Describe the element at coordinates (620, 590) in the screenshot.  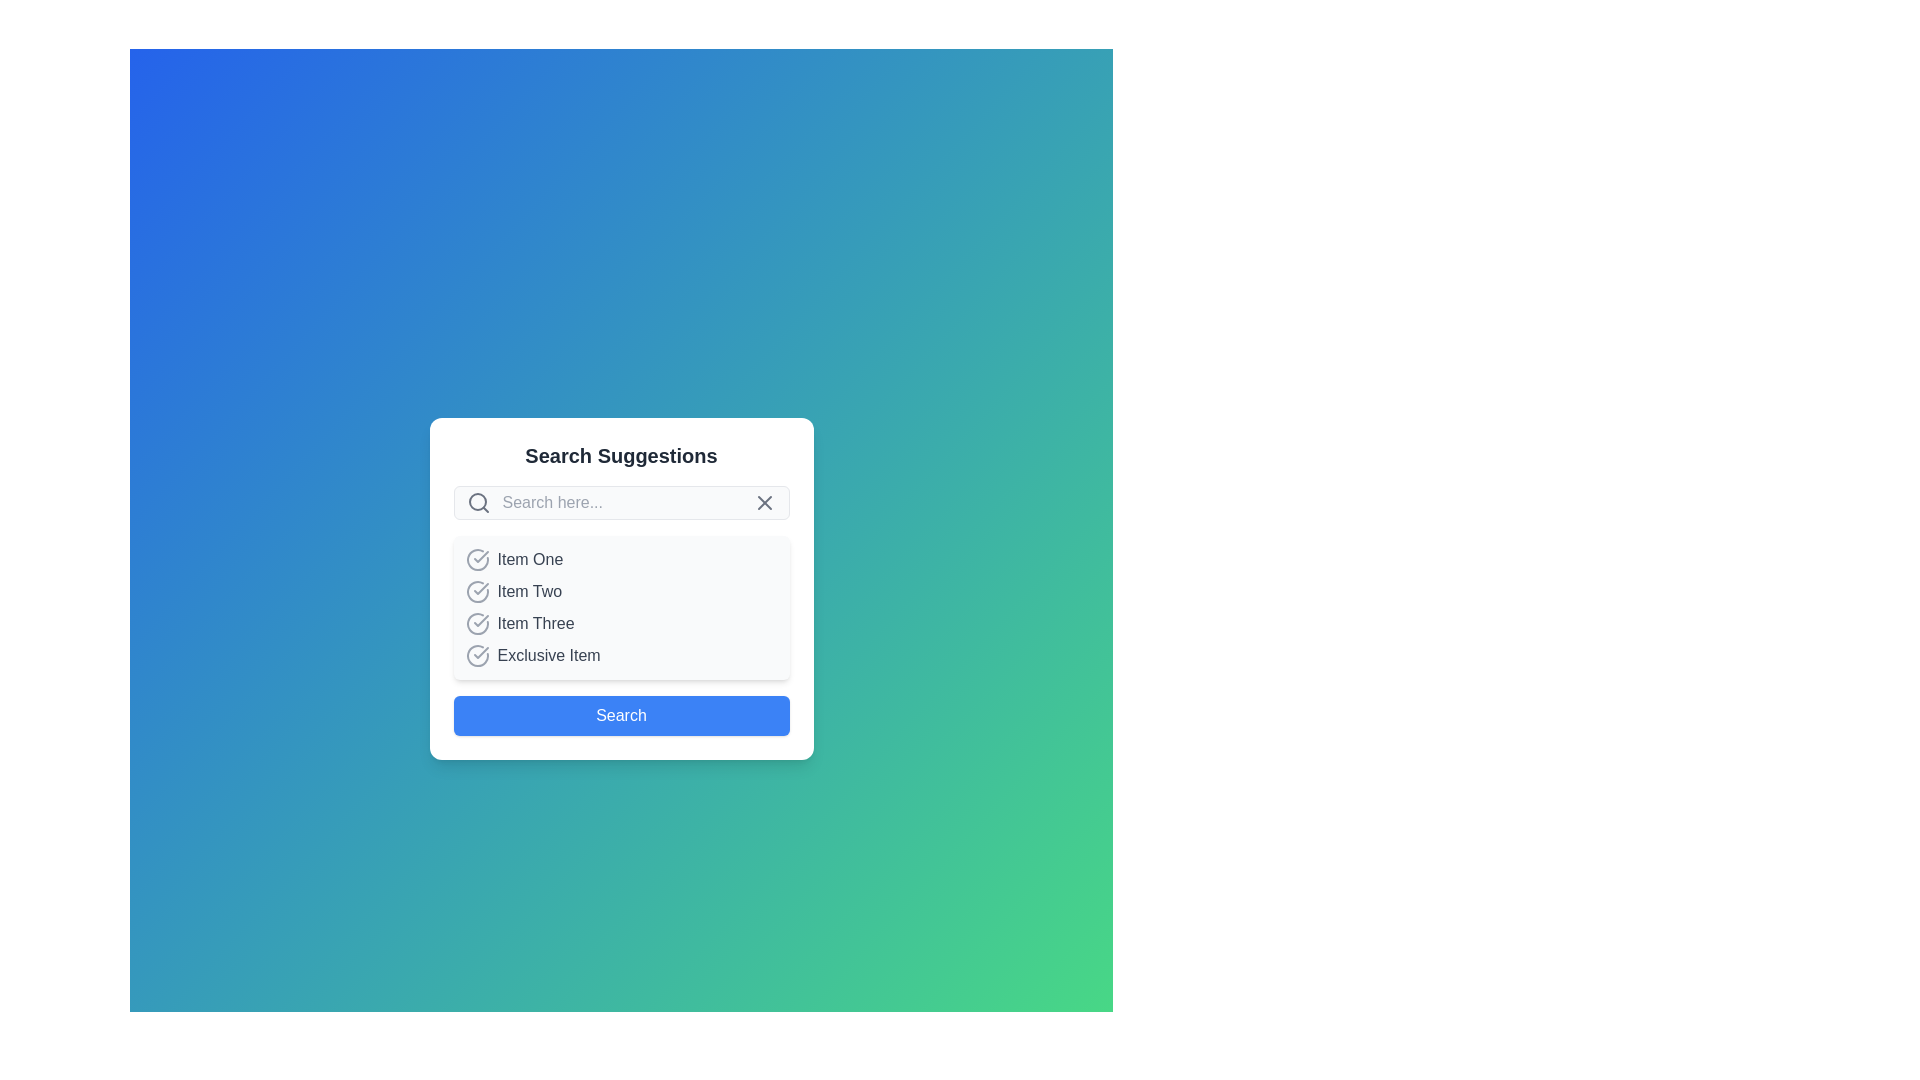
I see `the second item in the selectable list, which is located directly below 'Item One' and above 'Item Three'` at that location.